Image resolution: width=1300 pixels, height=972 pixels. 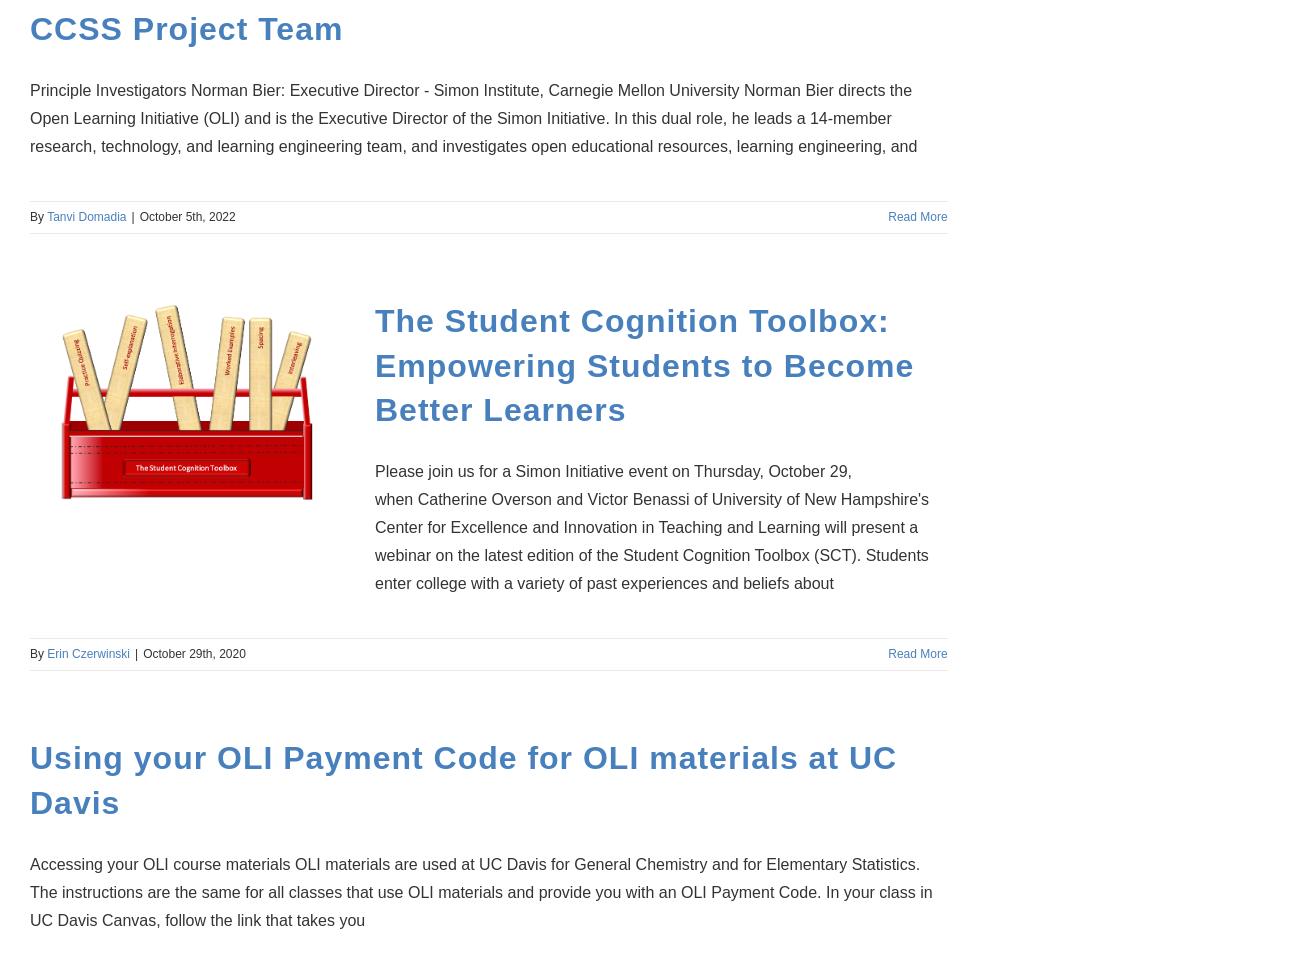 I want to click on 'Erin Czerwinski', so click(x=88, y=653).